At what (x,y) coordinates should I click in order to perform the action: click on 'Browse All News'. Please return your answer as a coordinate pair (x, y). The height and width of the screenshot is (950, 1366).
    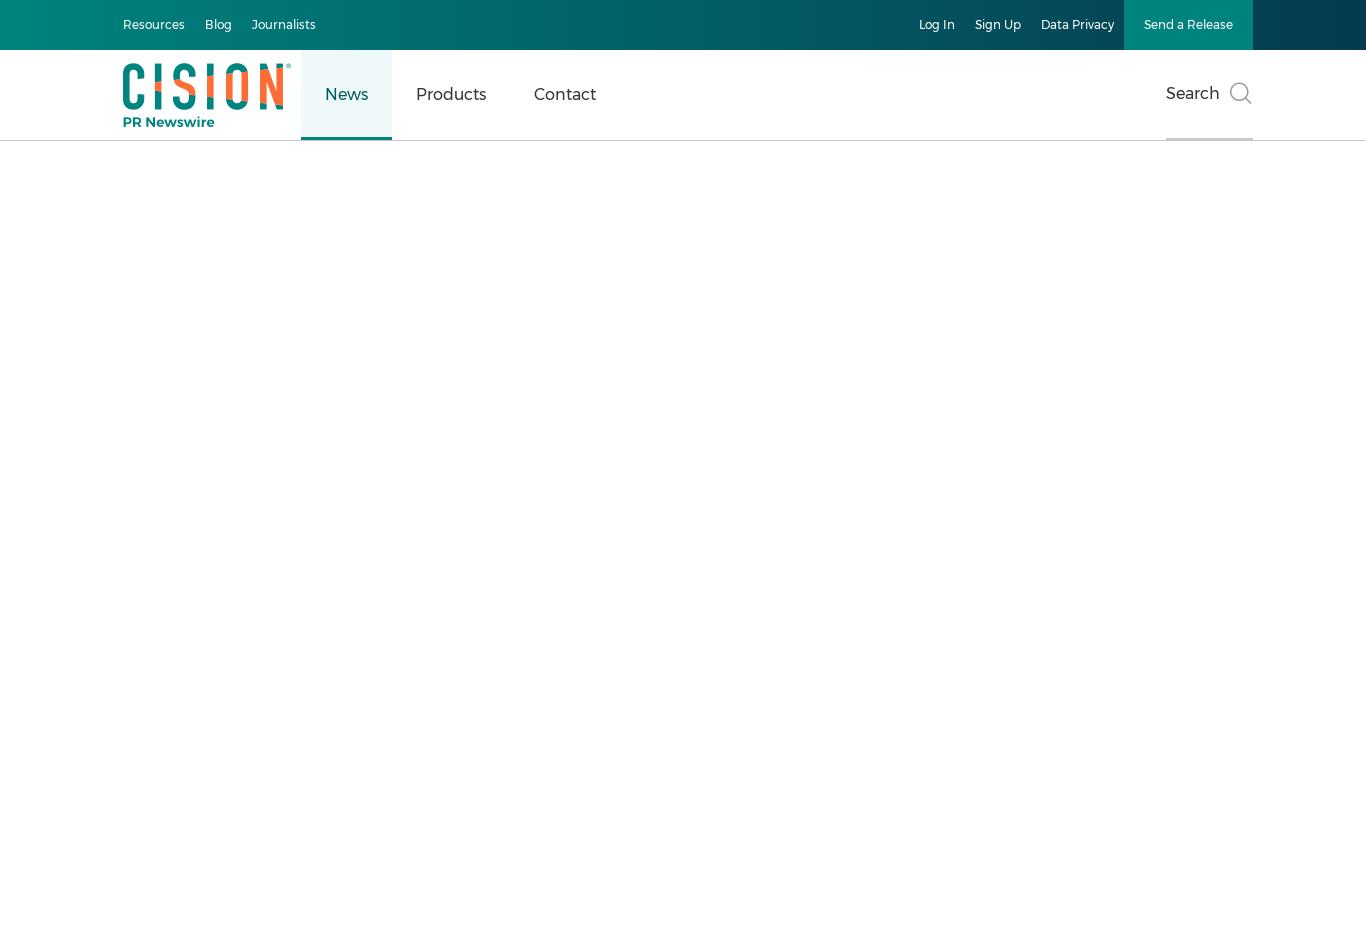
    Looking at the image, I should click on (135, 390).